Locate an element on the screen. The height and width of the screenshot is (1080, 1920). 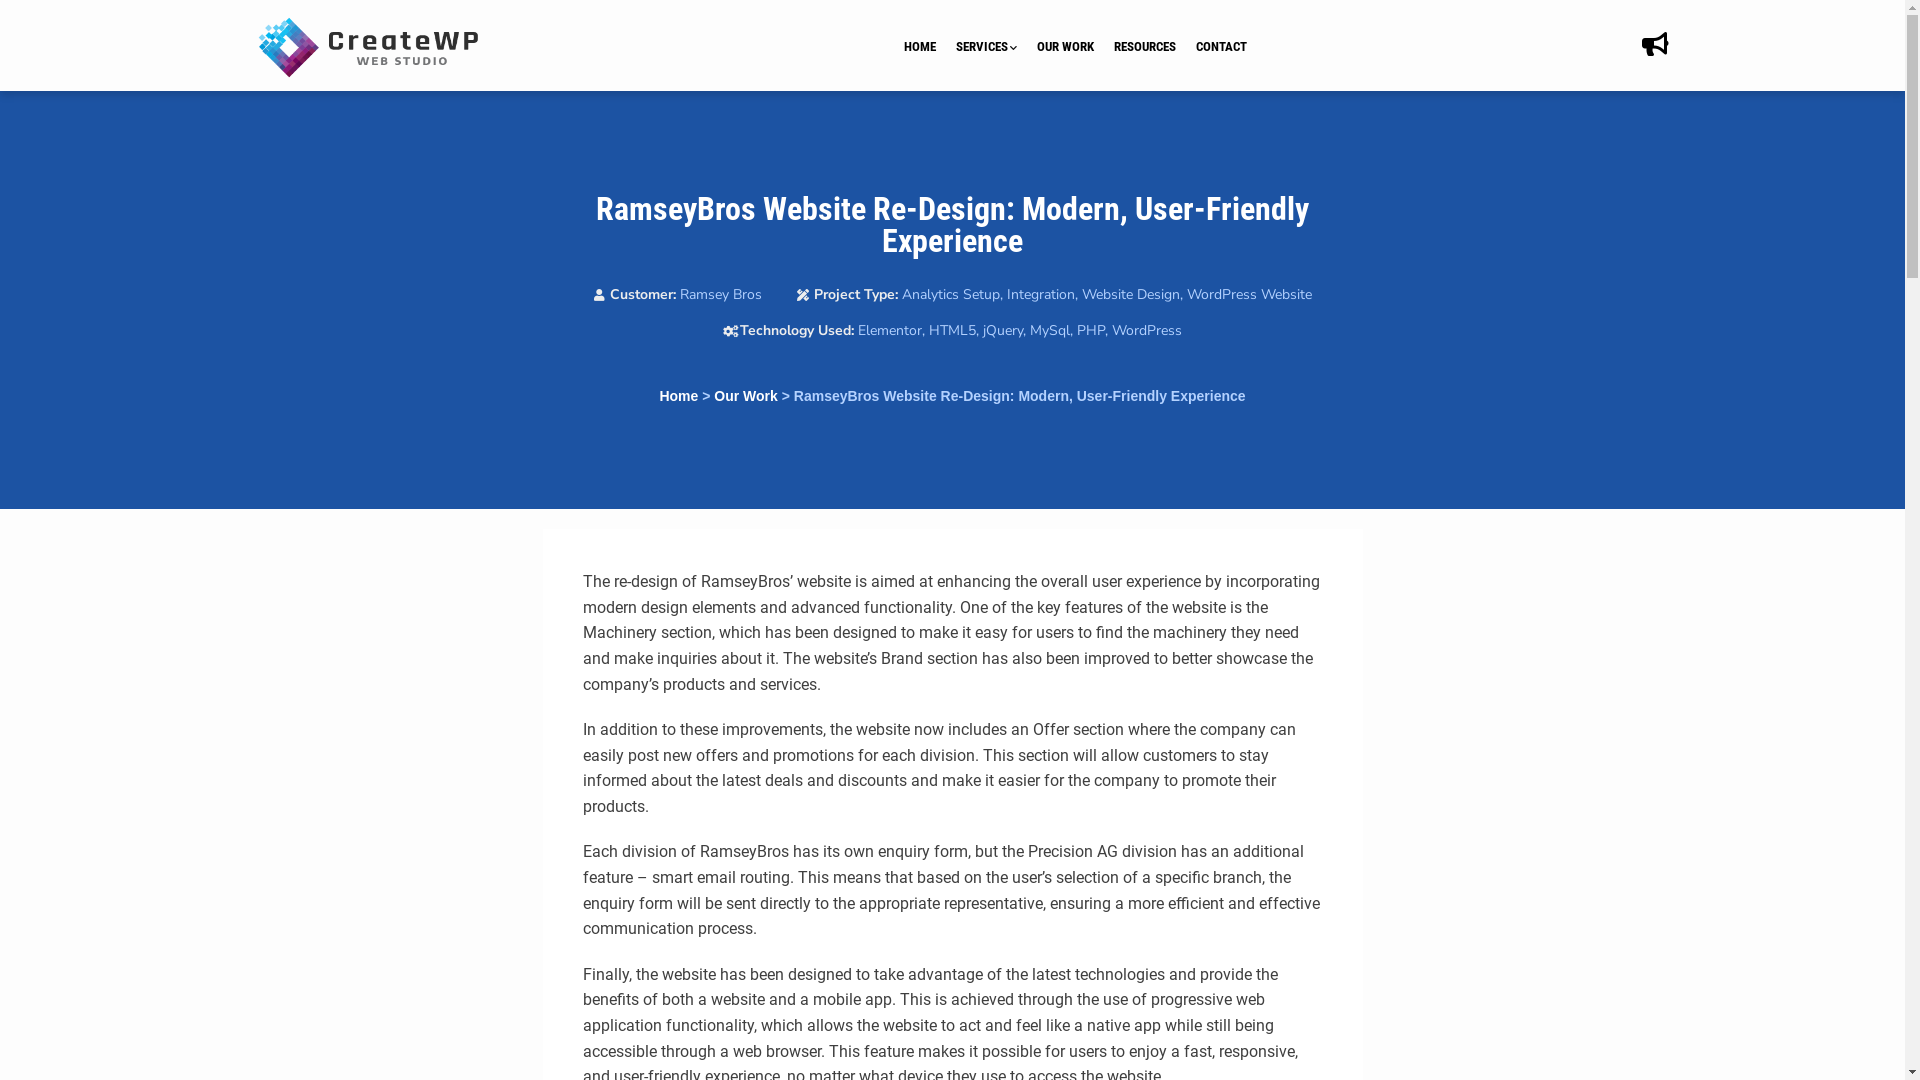
'HOME' is located at coordinates (929, 46).